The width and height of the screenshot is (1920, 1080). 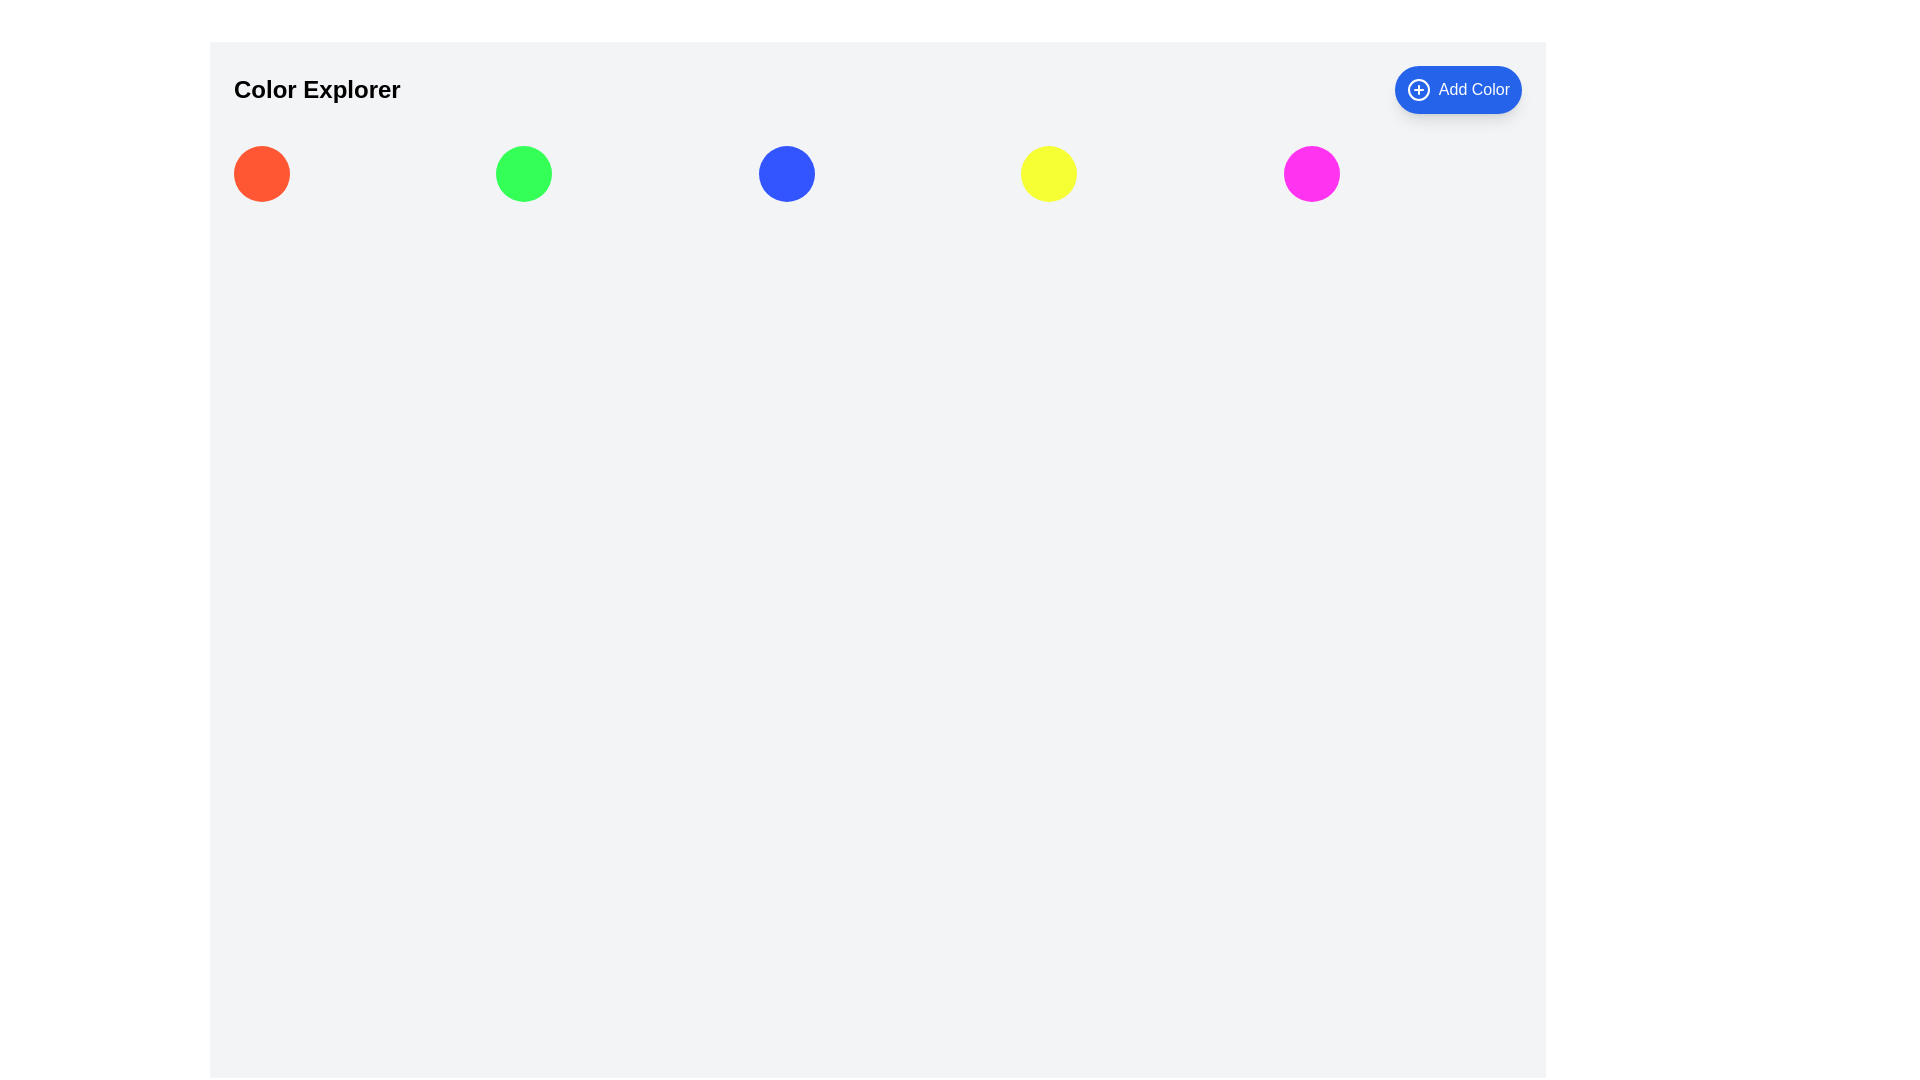 I want to click on the circular graphical component within the 'Add Color' button, which indicates functionality for adding or interacting with a color feature, so click(x=1417, y=88).